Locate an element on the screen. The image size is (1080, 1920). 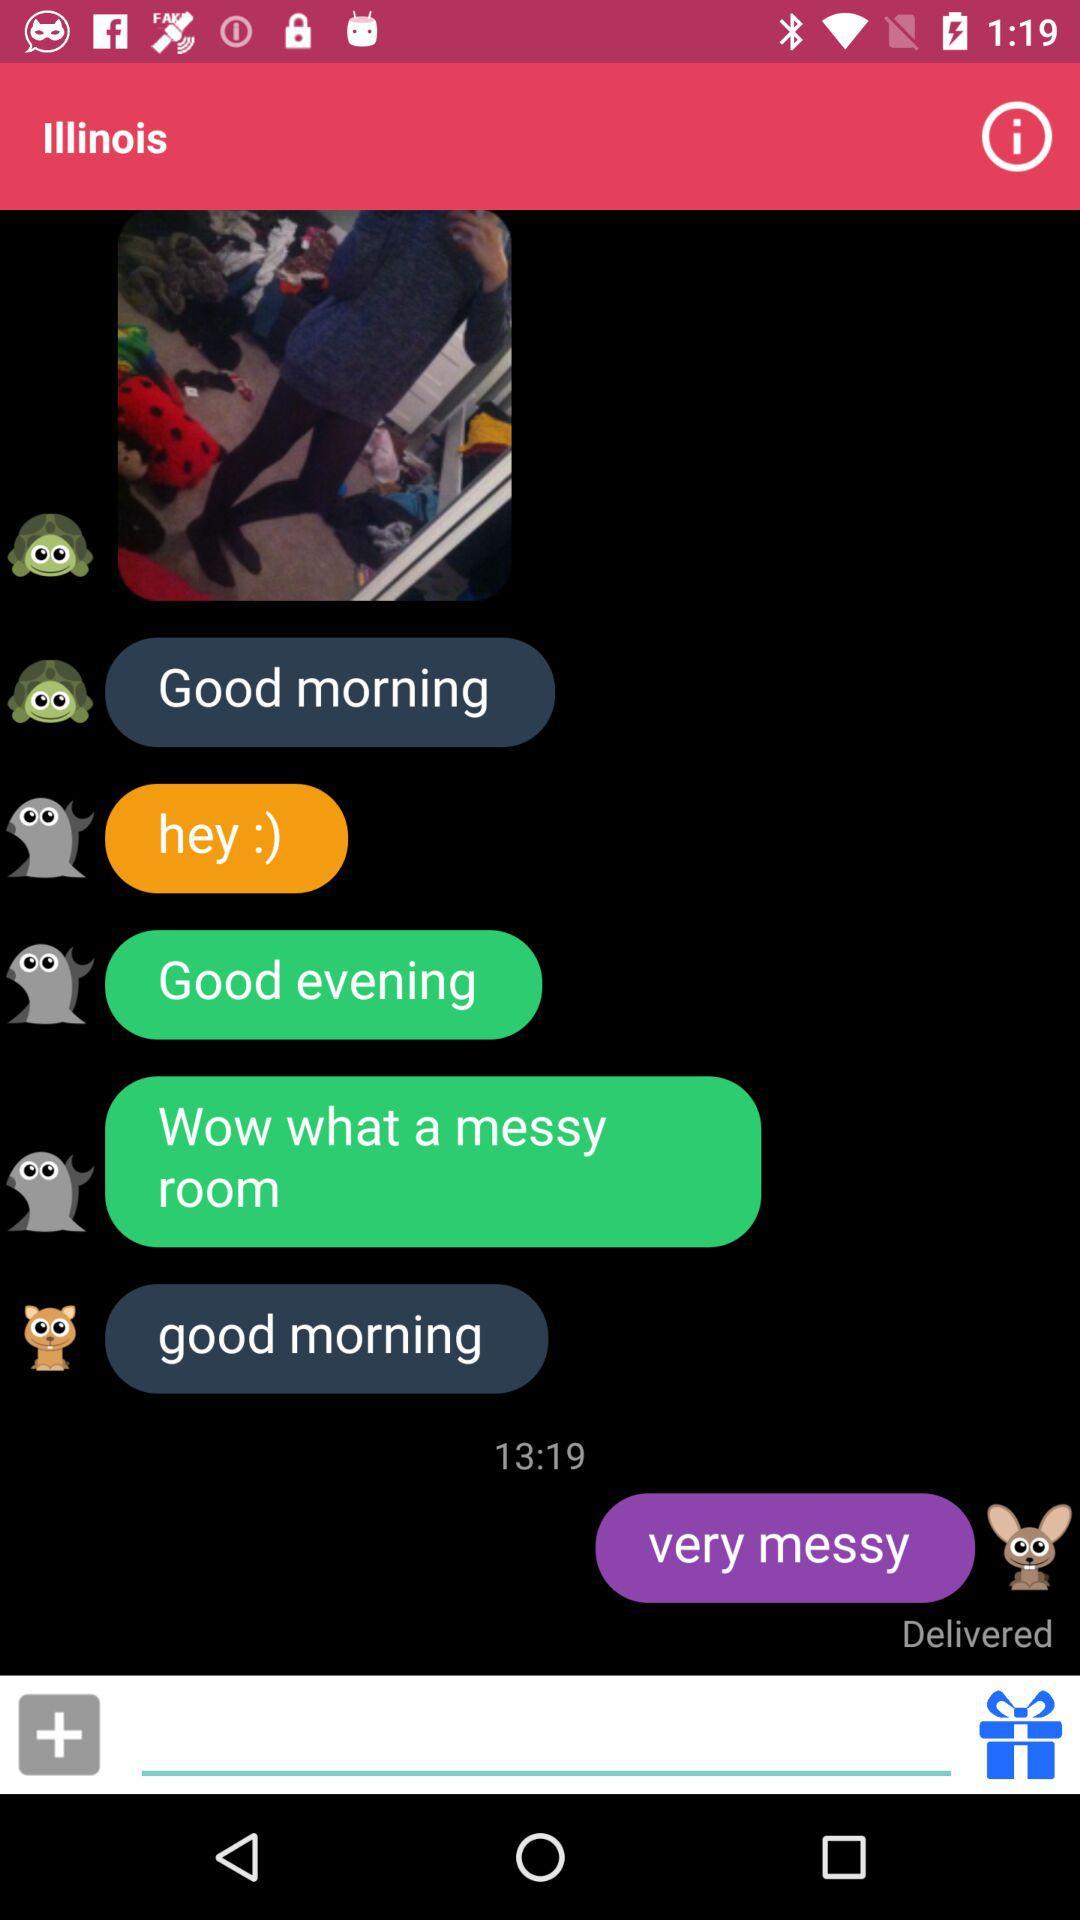
item to the left of the very messy is located at coordinates (540, 1454).